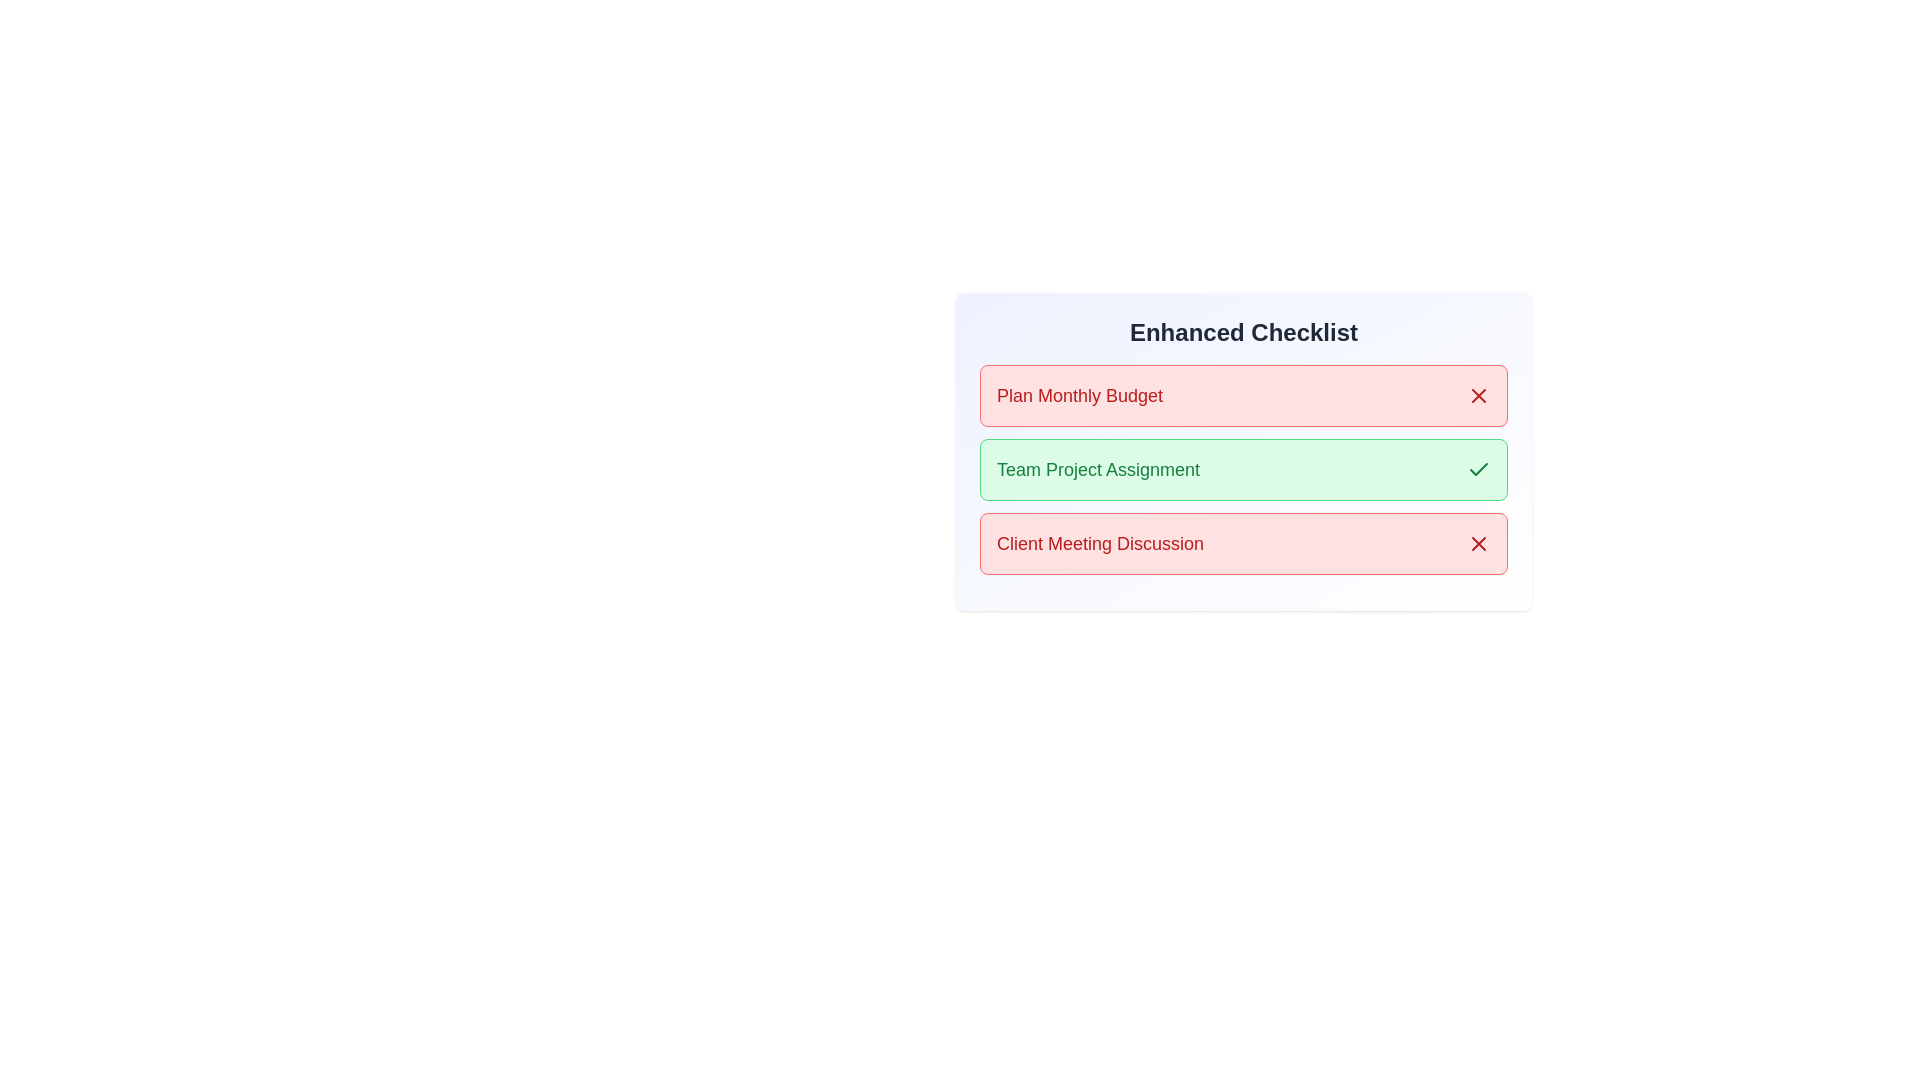 This screenshot has height=1080, width=1920. I want to click on the status of the check icon with a green outline located at the right edge of the 'Team Project Assignment' item in the Enhanced Checklist, so click(1478, 470).